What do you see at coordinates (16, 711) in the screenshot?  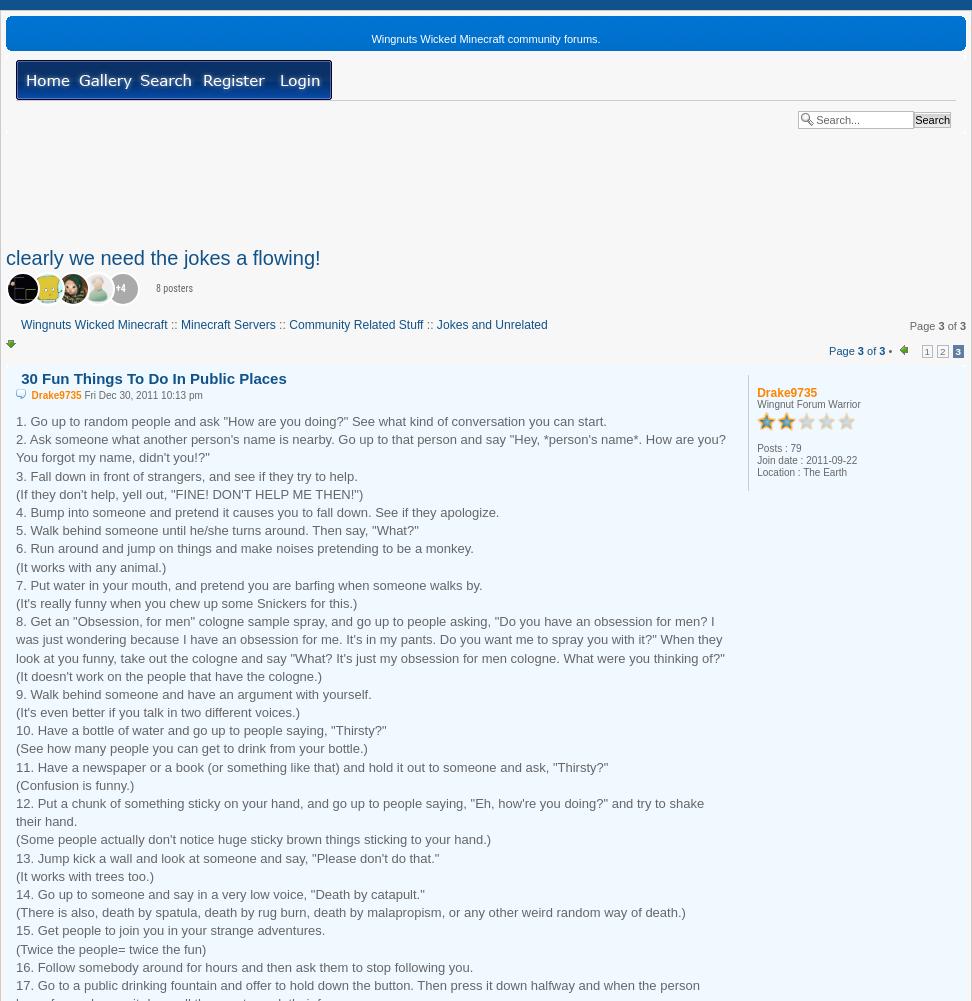 I see `'(It's even better if you talk in two different voices.)'` at bounding box center [16, 711].